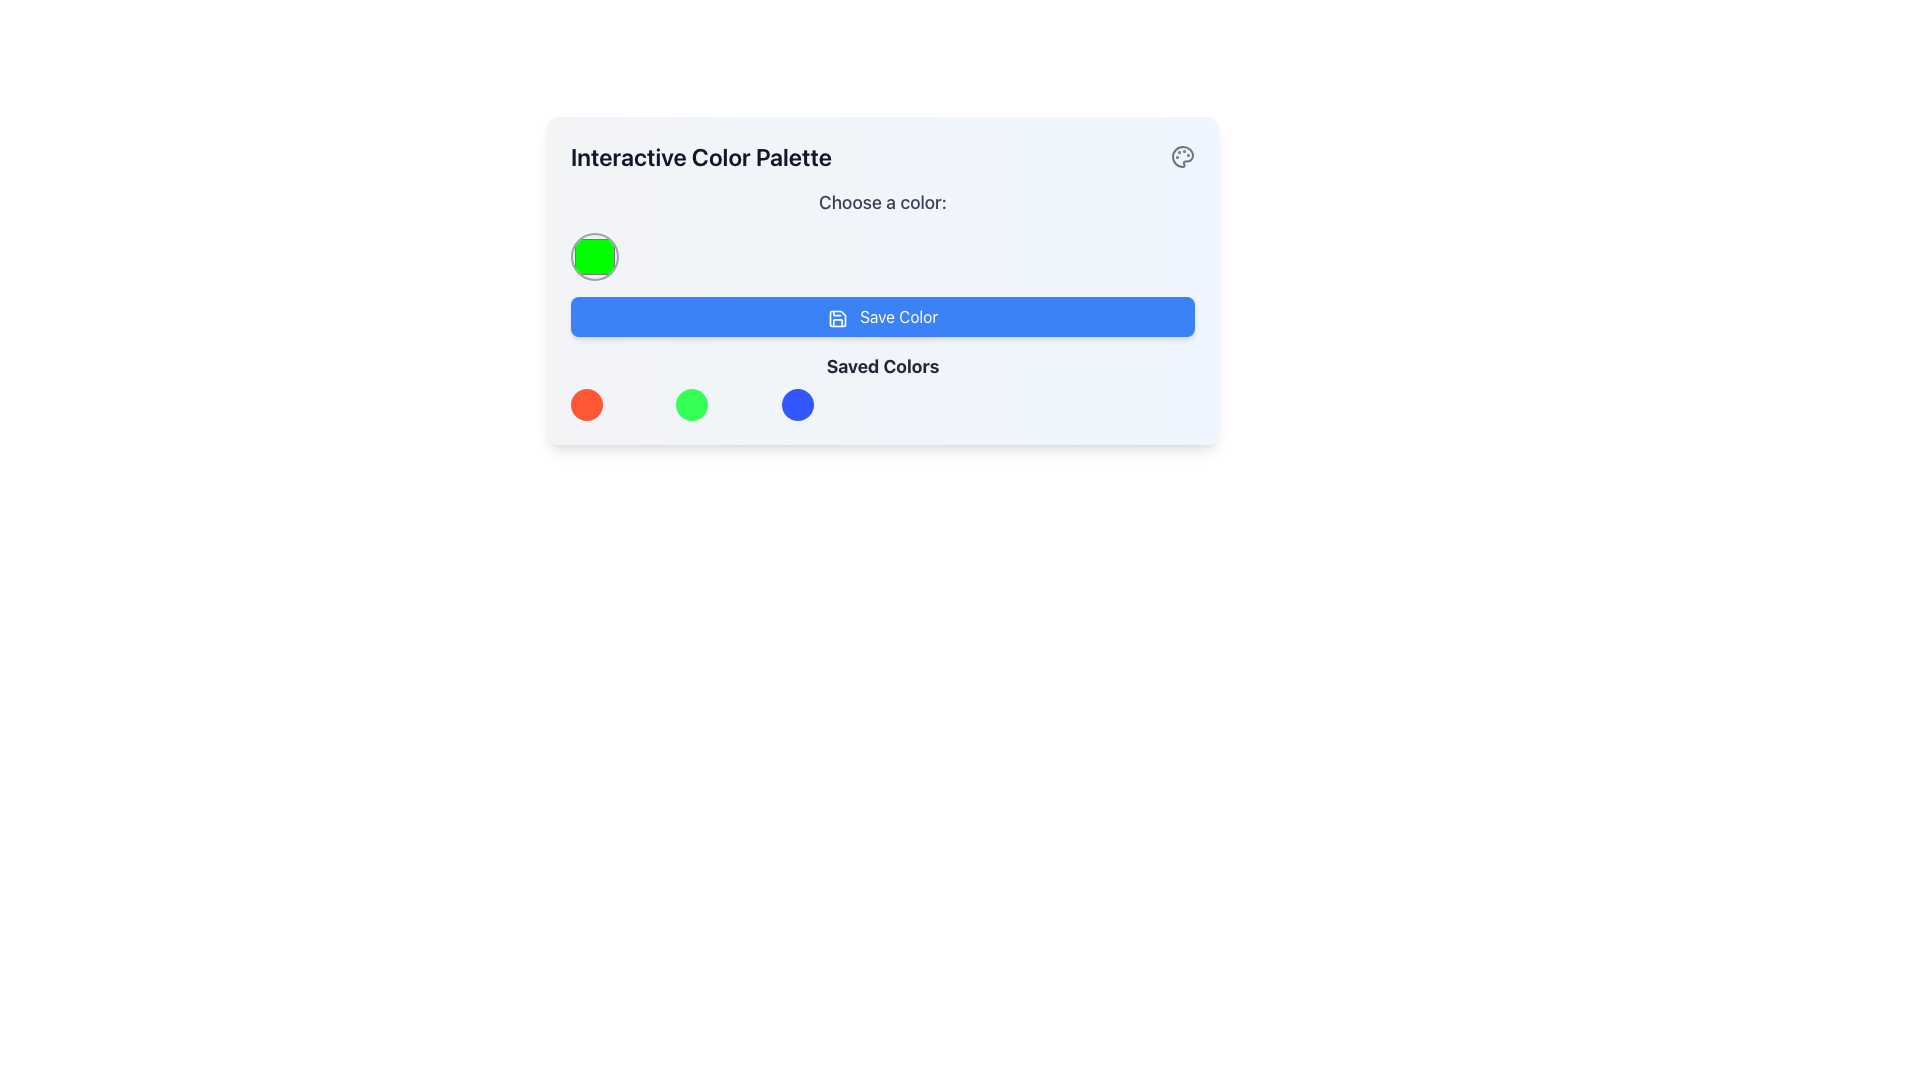 This screenshot has height=1080, width=1920. I want to click on text of the heading 'Interactive Color Palette' which is styled in bold and dark gray, located near the top-left corner of a card-like panel, so click(701, 156).